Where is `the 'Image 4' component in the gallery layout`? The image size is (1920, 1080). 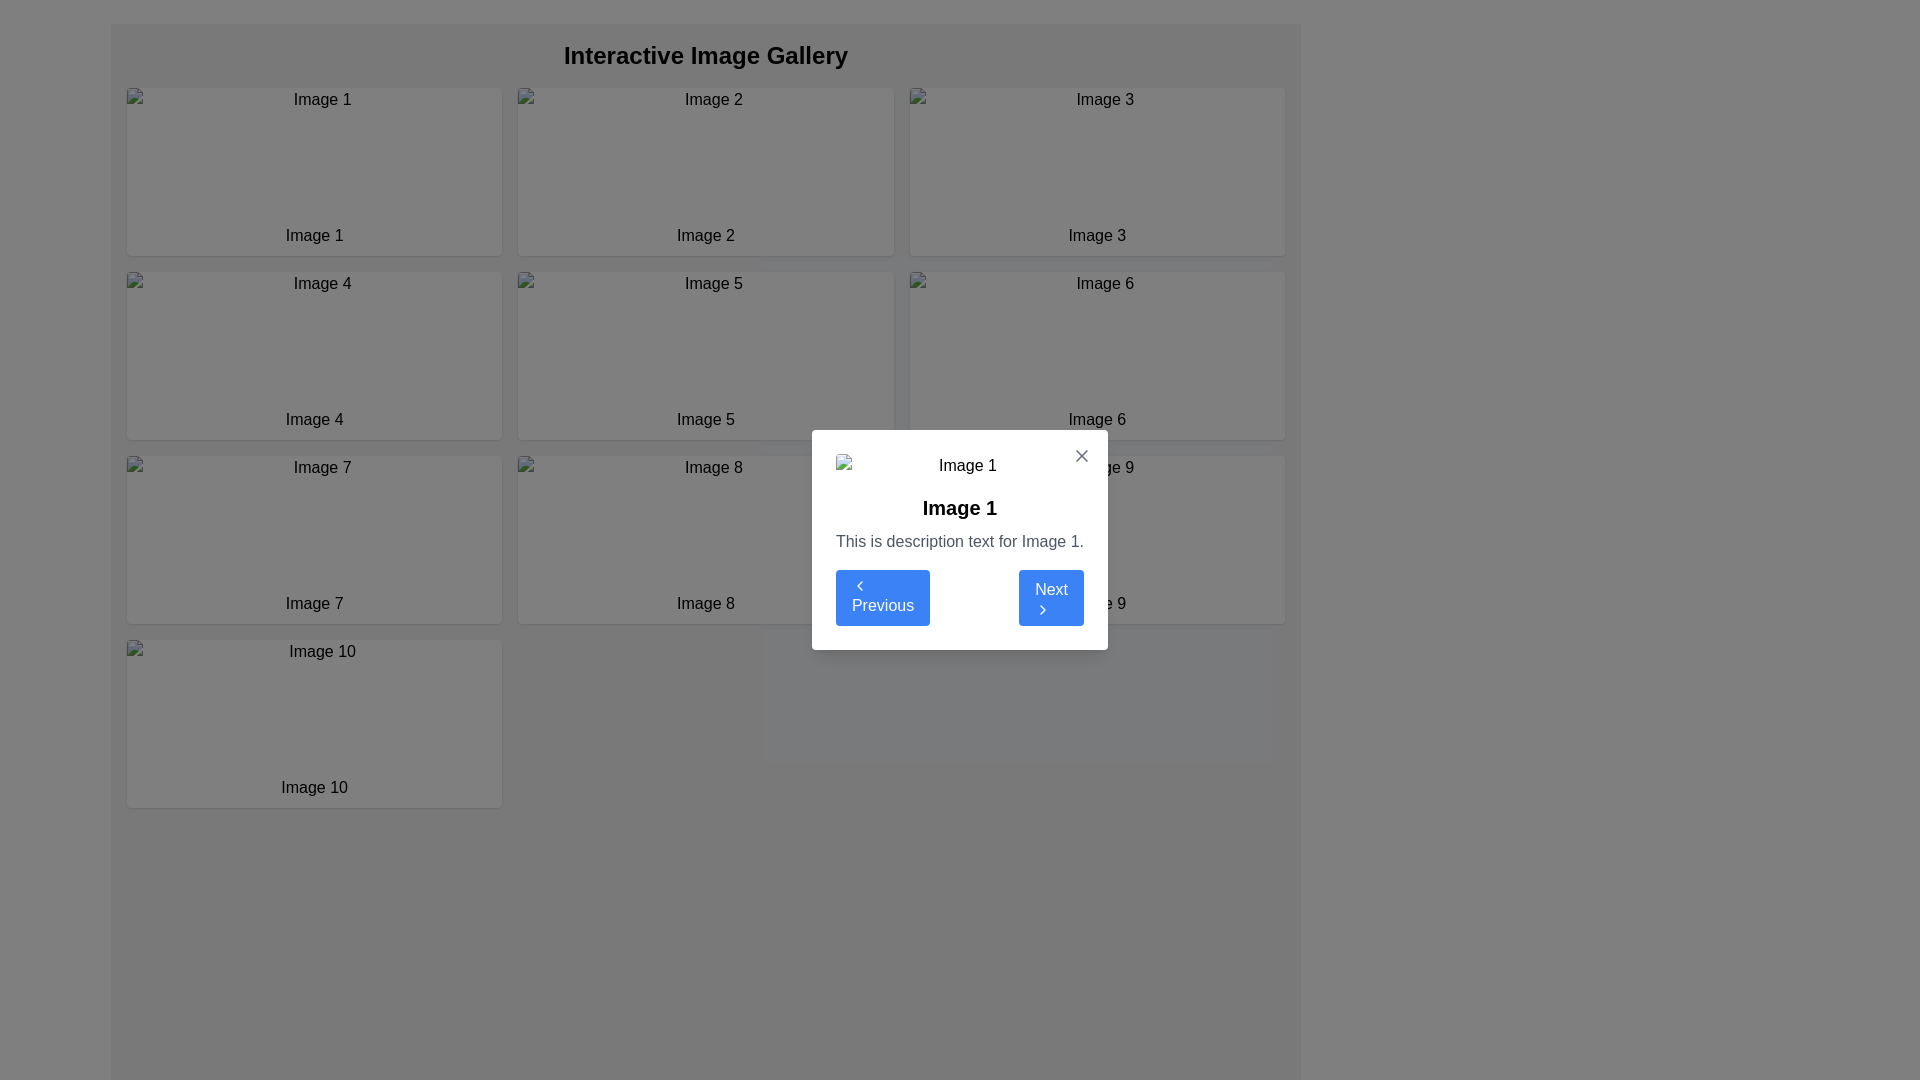 the 'Image 4' component in the gallery layout is located at coordinates (313, 334).